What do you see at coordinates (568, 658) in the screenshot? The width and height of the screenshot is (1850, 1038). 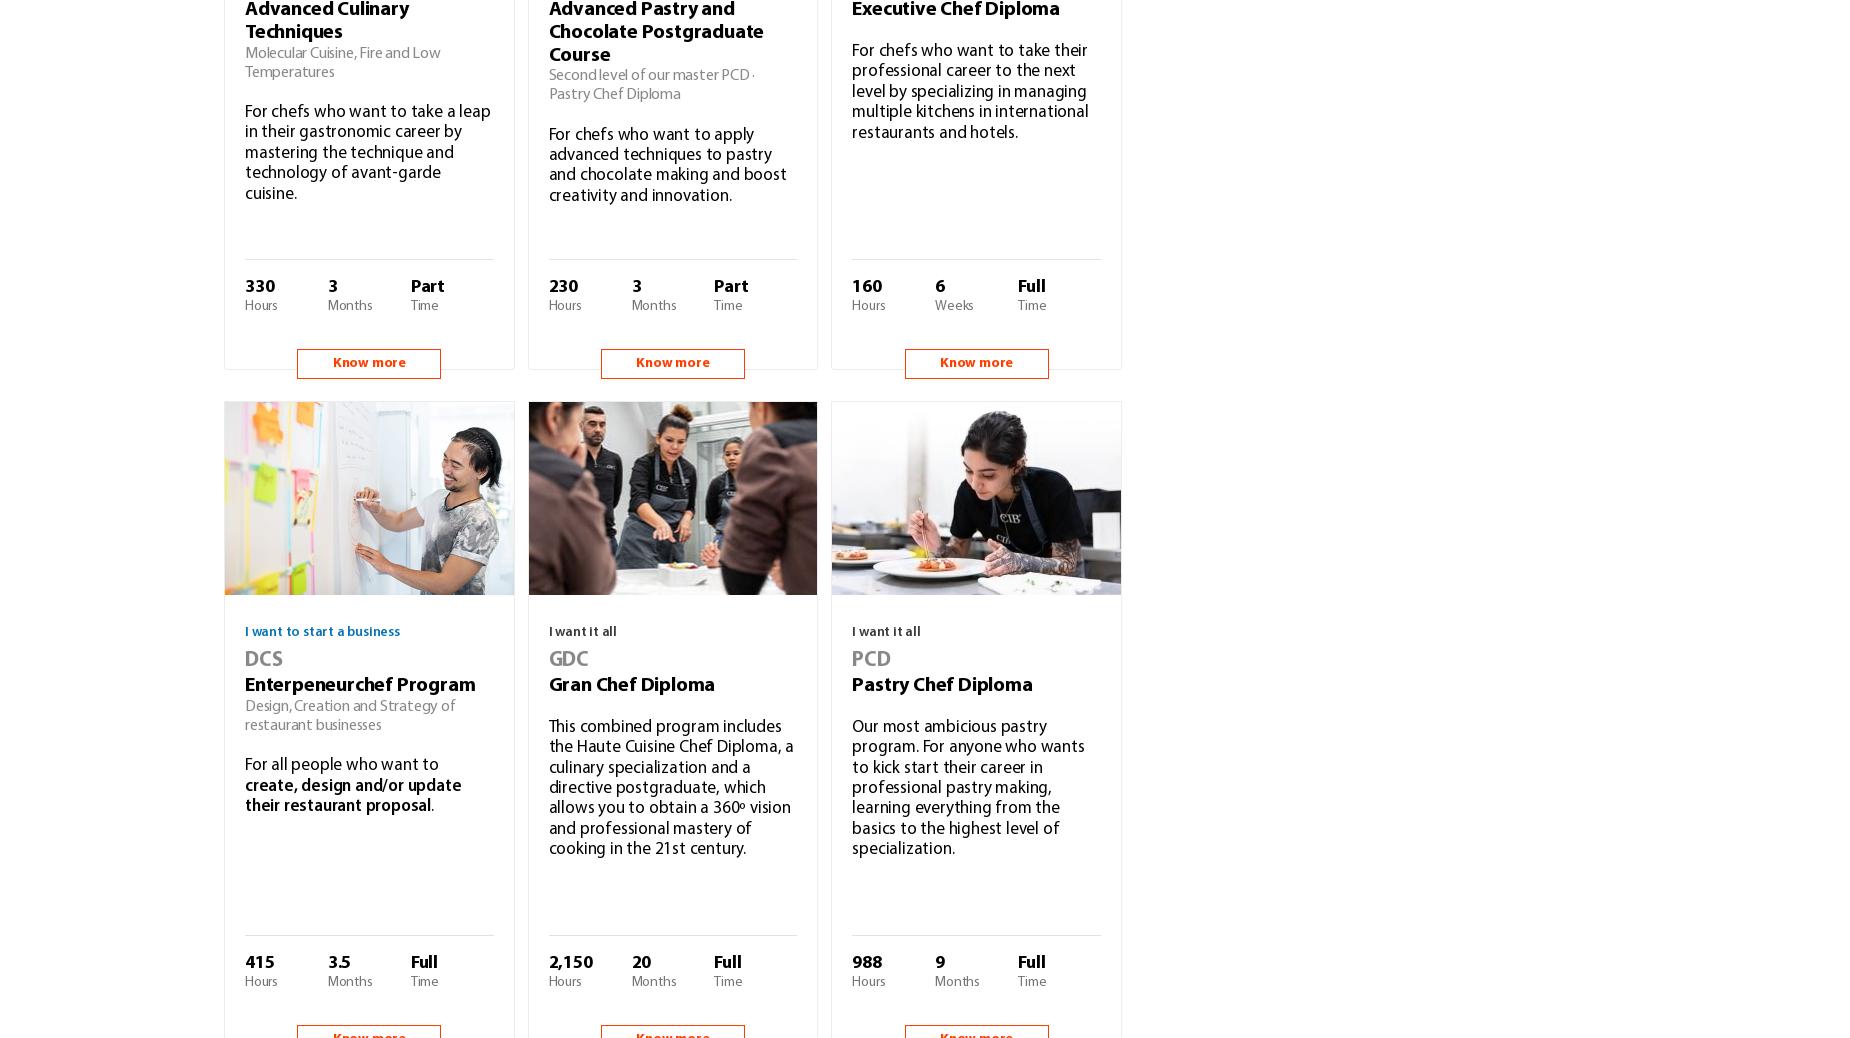 I see `'GDC'` at bounding box center [568, 658].